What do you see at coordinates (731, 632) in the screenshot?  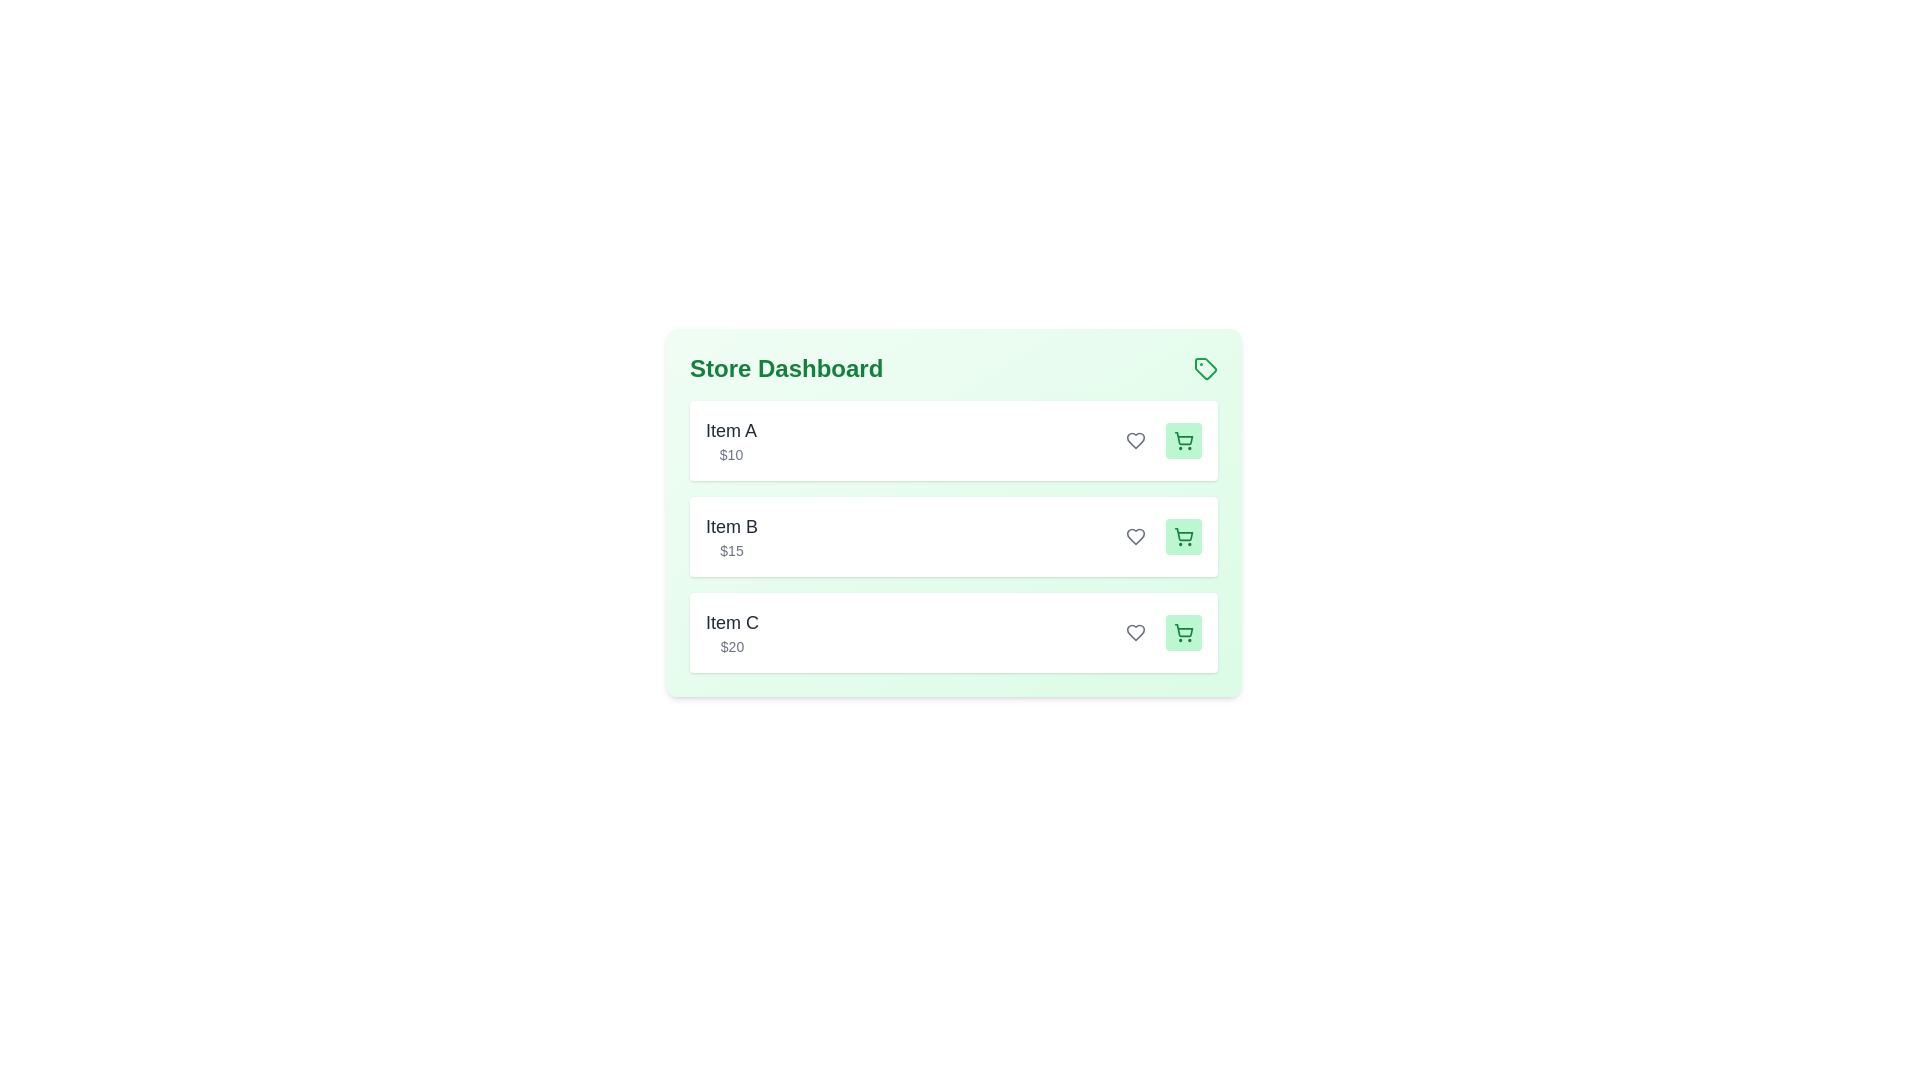 I see `the Text label displaying 'Item C' in larger, bold, black font, located in the third card under the 'Store Dashboard' heading` at bounding box center [731, 632].